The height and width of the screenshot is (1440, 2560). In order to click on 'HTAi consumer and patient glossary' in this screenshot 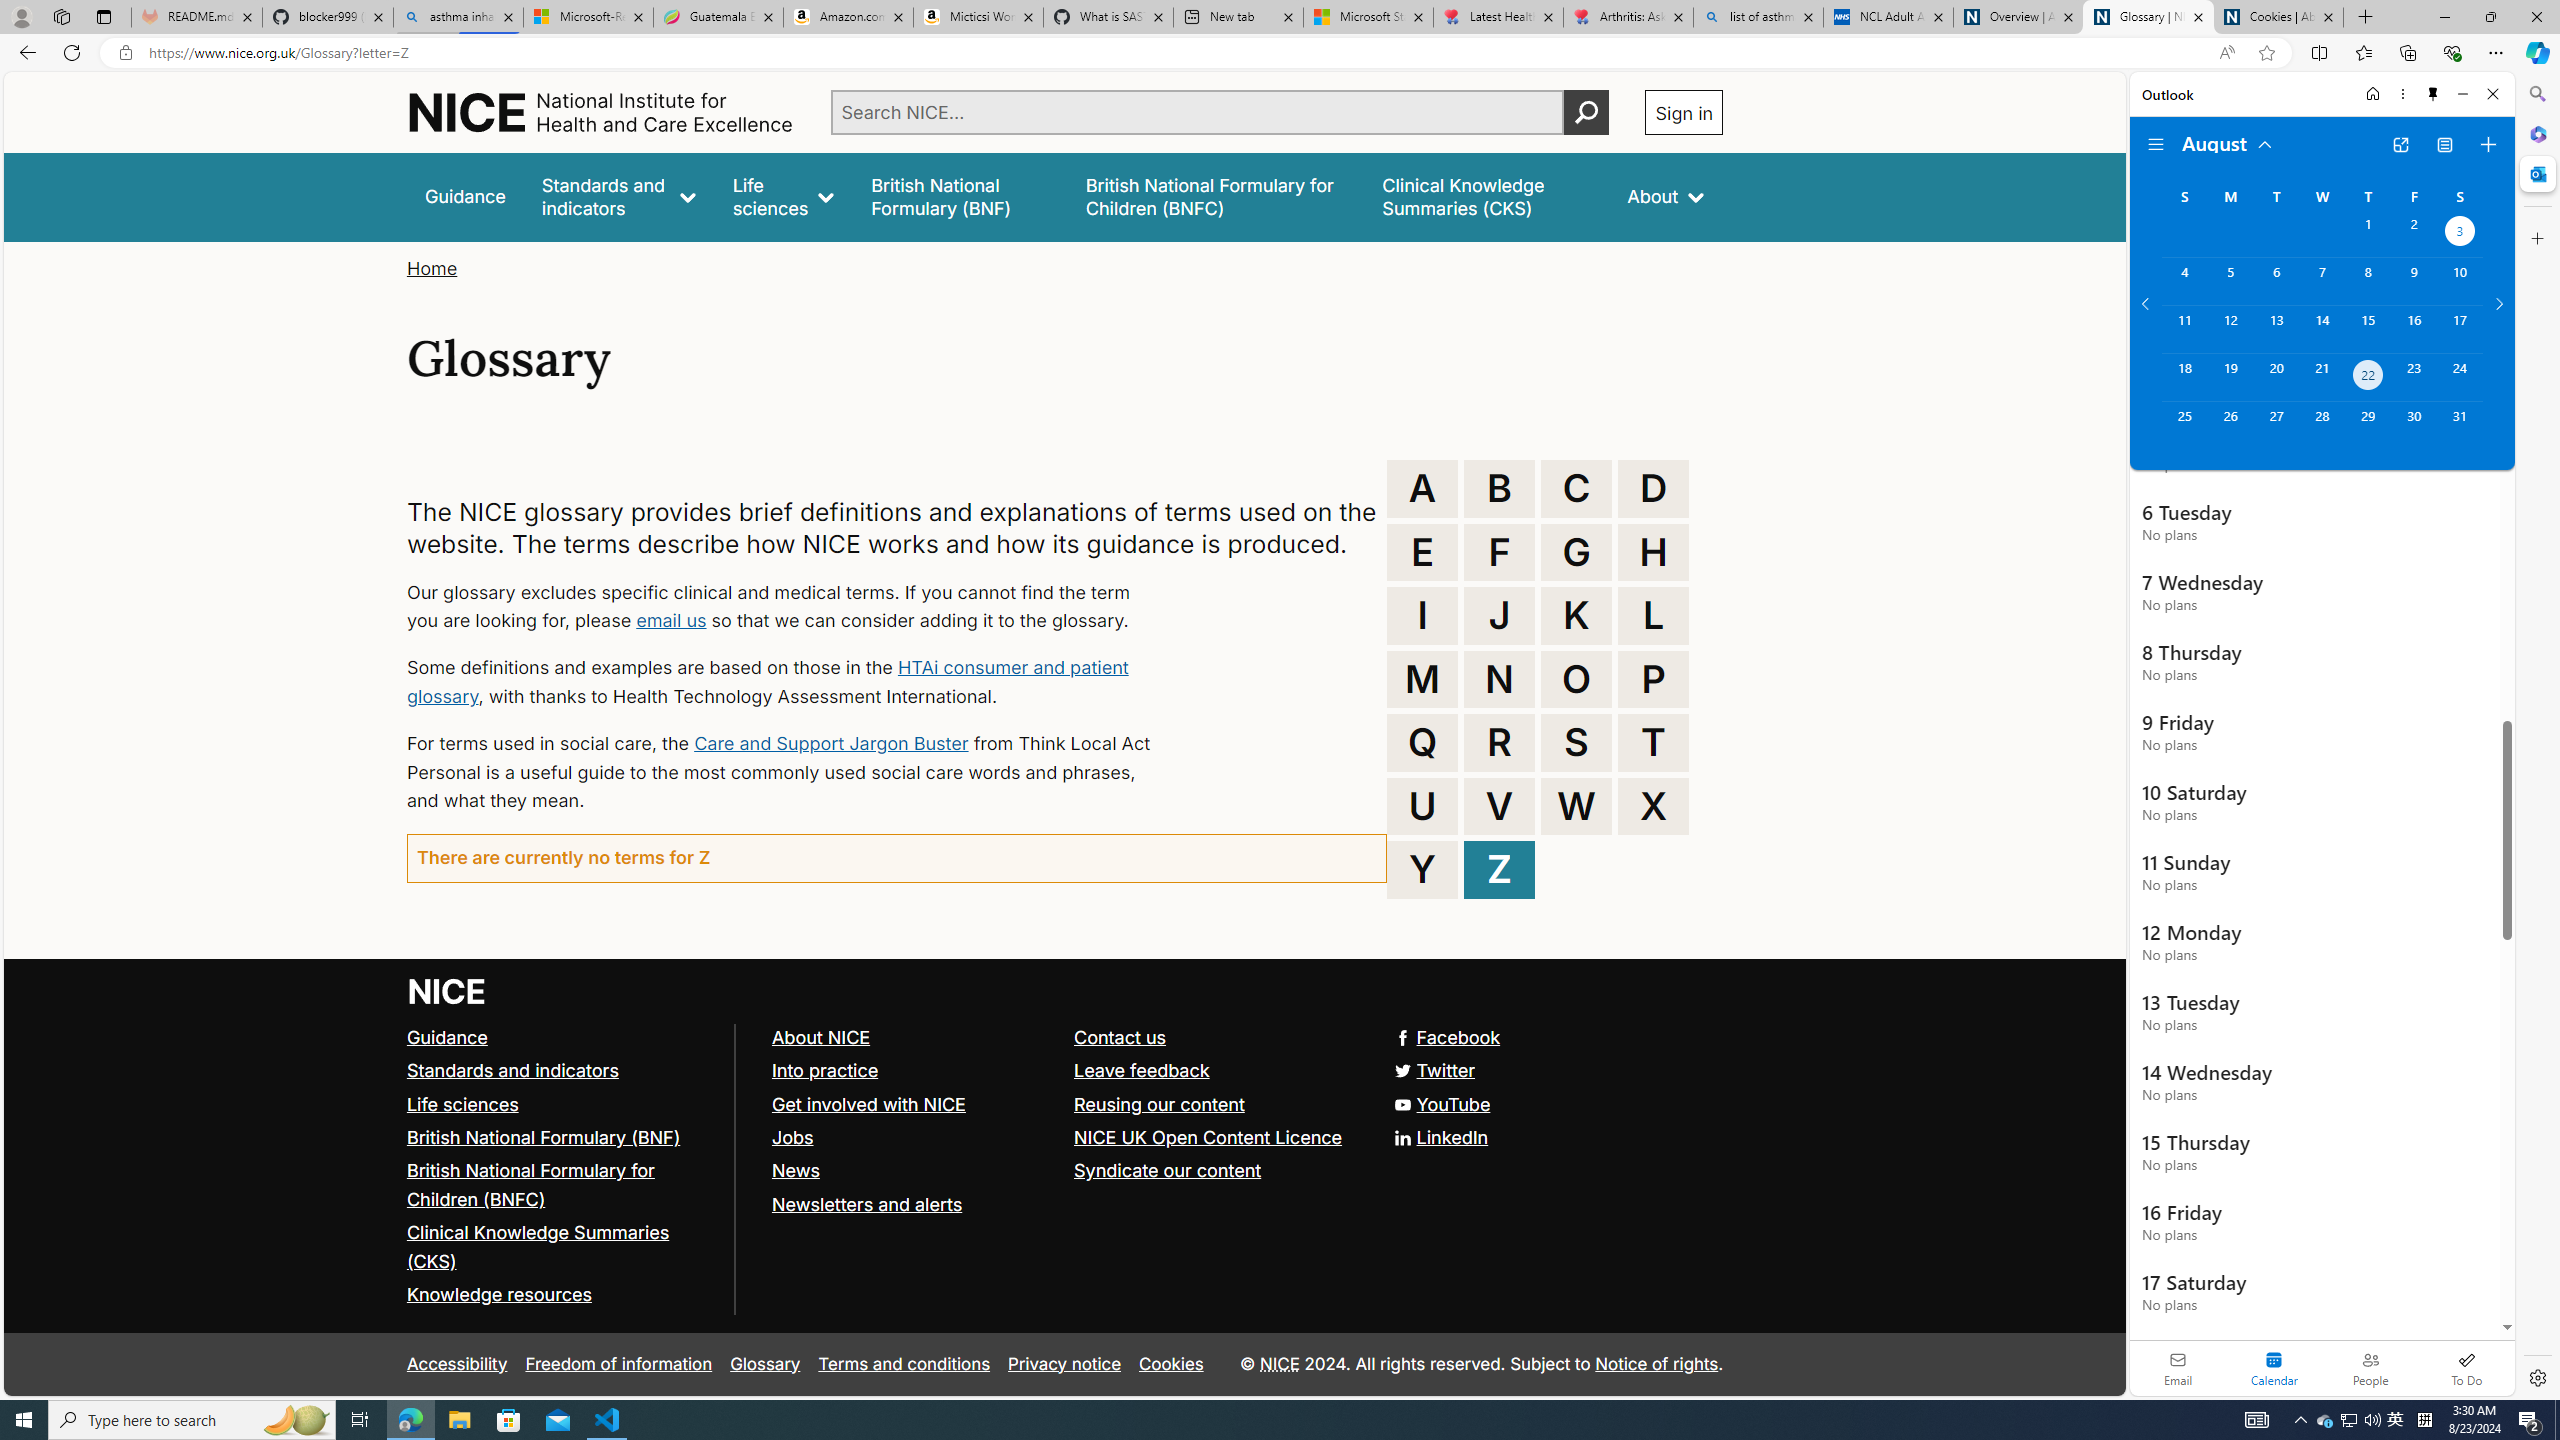, I will do `click(767, 681)`.